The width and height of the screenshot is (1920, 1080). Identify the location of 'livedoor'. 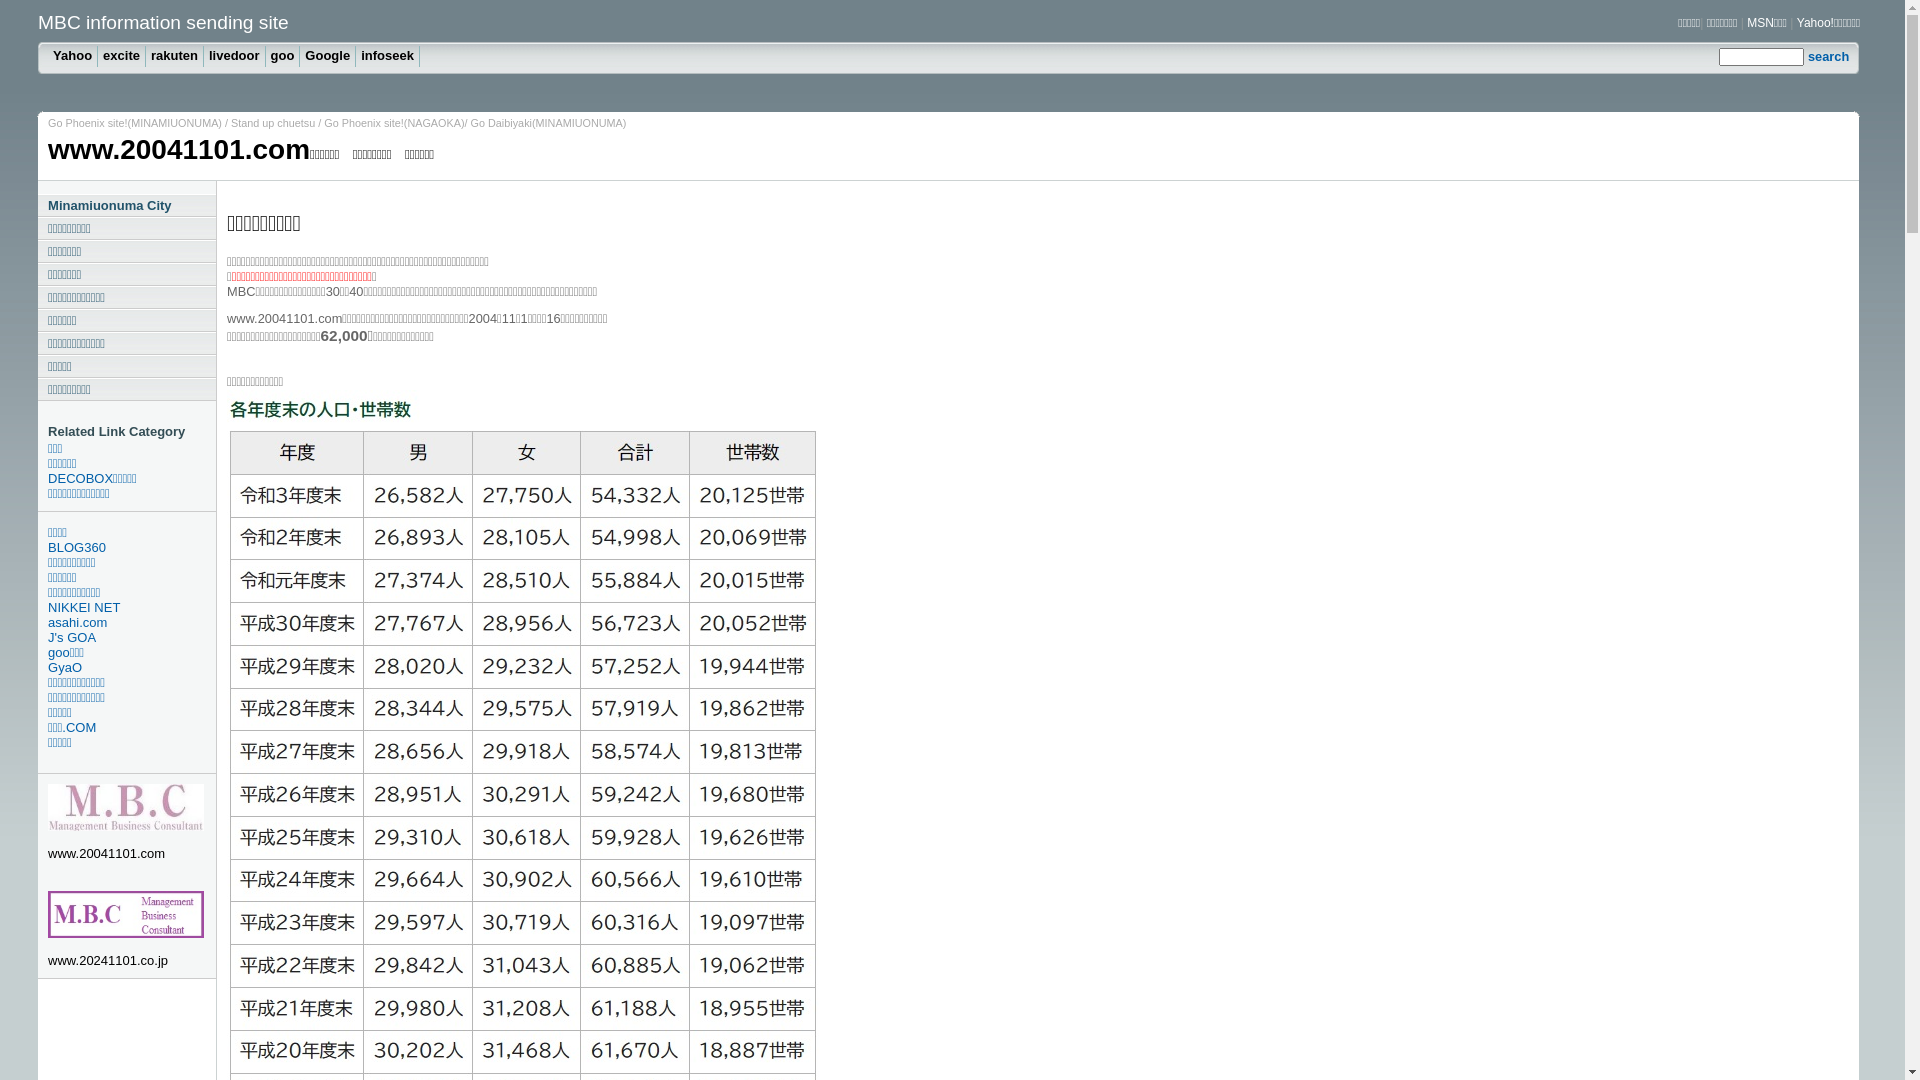
(235, 55).